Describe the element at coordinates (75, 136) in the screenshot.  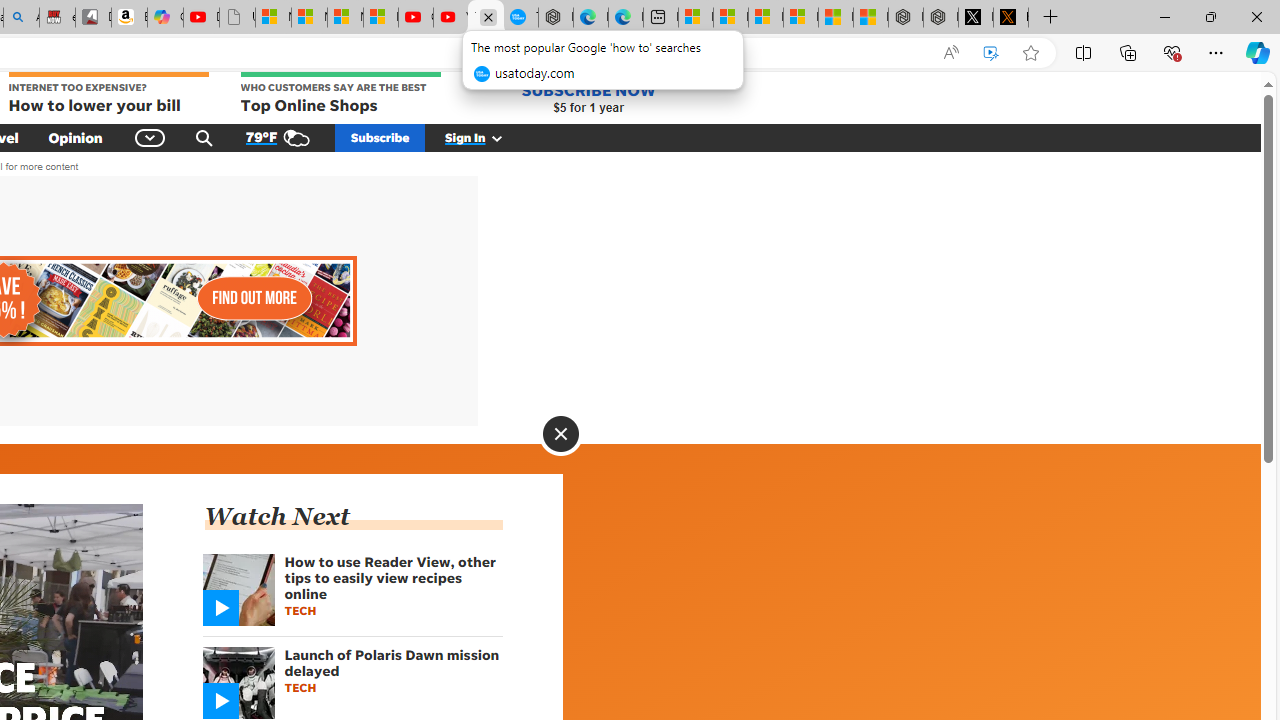
I see `'Opinion'` at that location.